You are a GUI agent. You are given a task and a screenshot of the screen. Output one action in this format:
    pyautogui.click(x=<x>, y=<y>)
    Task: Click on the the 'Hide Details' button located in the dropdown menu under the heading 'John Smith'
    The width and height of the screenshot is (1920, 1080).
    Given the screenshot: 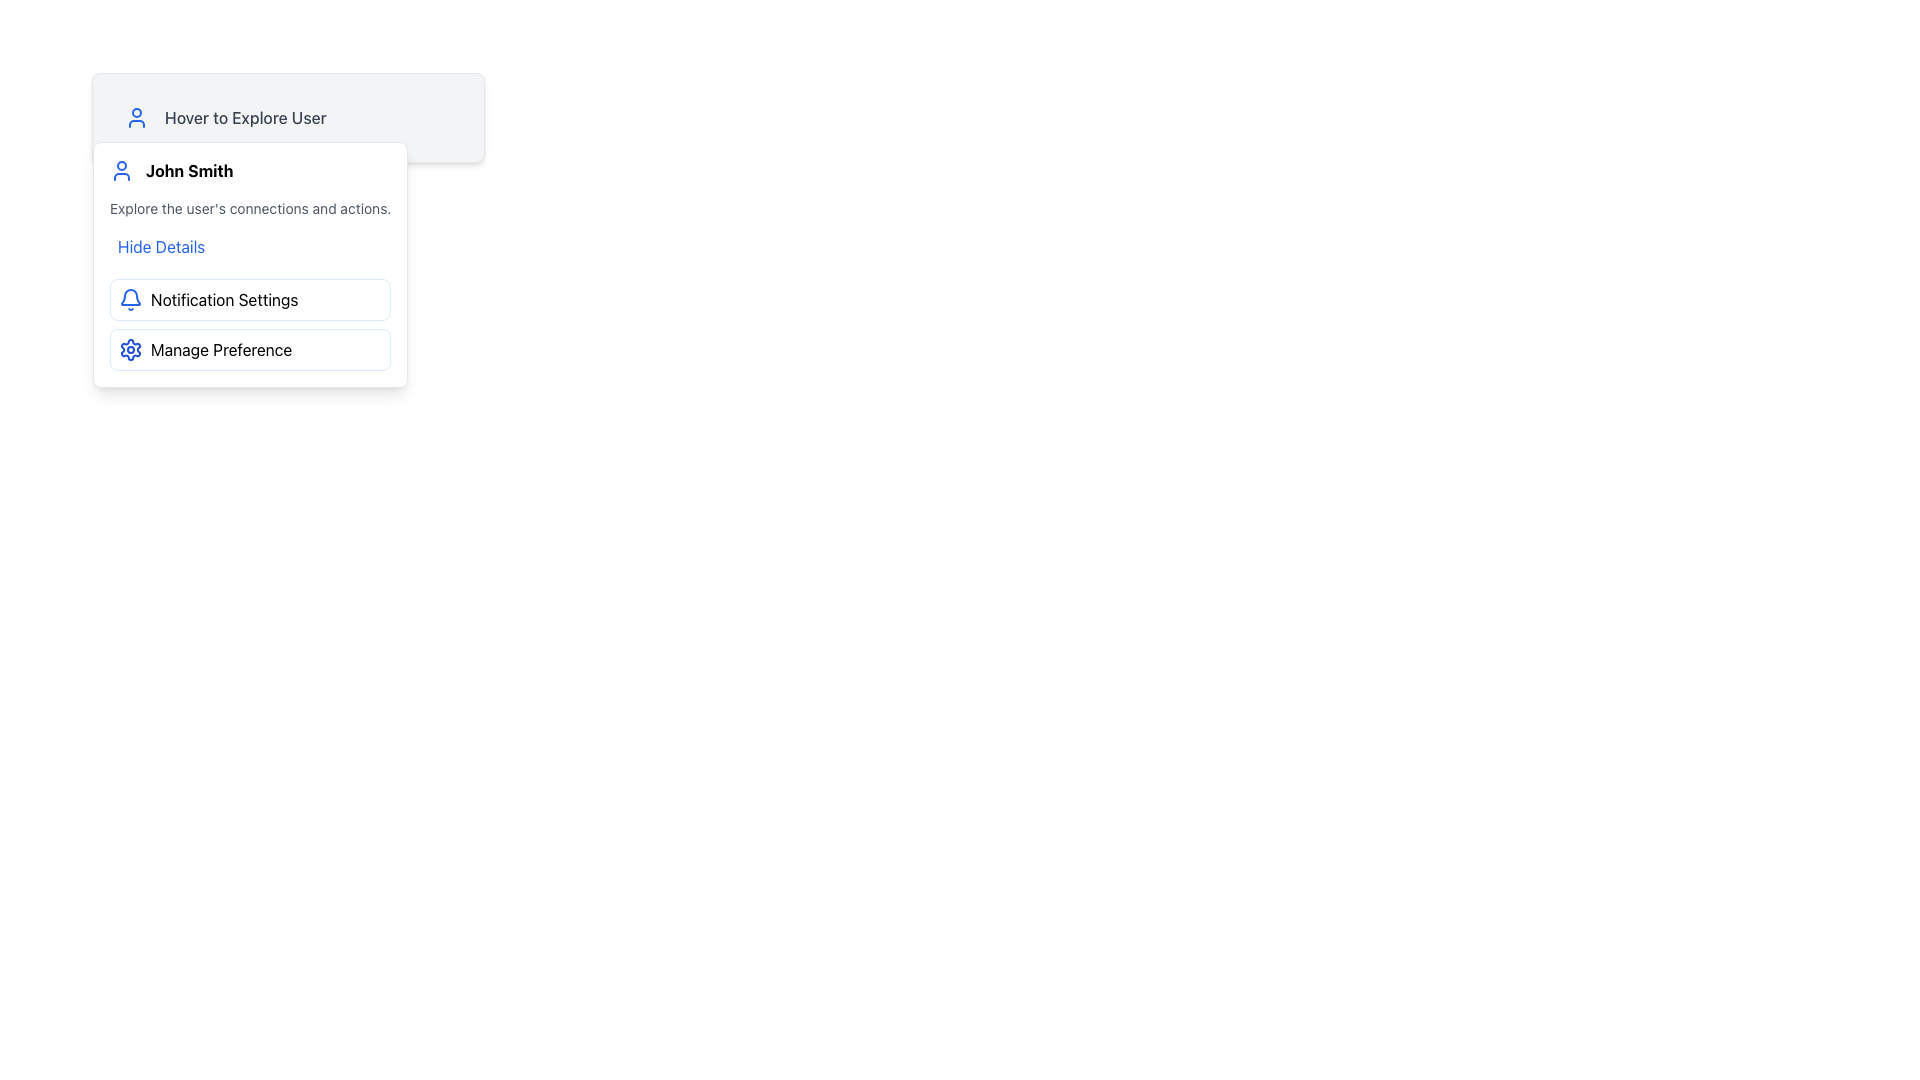 What is the action you would take?
    pyautogui.click(x=161, y=245)
    